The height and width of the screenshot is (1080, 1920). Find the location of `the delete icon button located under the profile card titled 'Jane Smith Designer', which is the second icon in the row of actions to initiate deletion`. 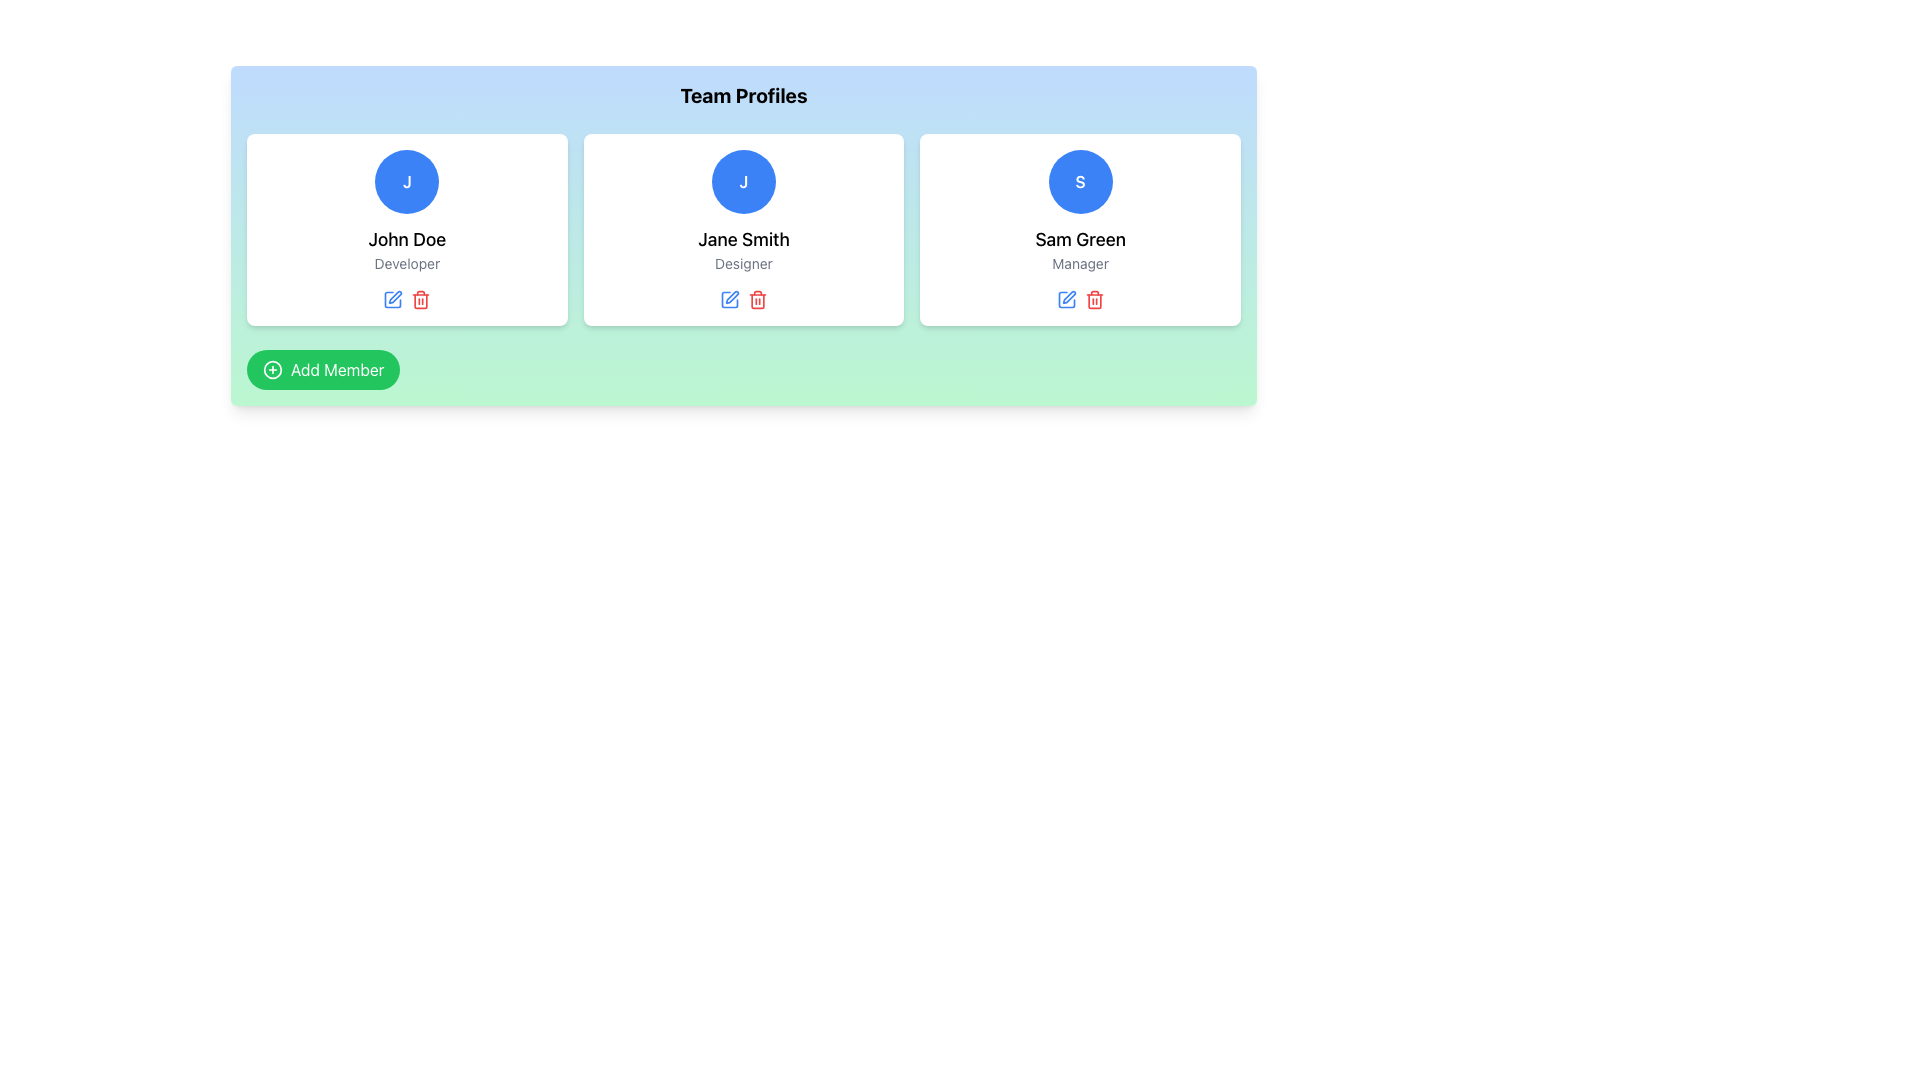

the delete icon button located under the profile card titled 'Jane Smith Designer', which is the second icon in the row of actions to initiate deletion is located at coordinates (757, 300).